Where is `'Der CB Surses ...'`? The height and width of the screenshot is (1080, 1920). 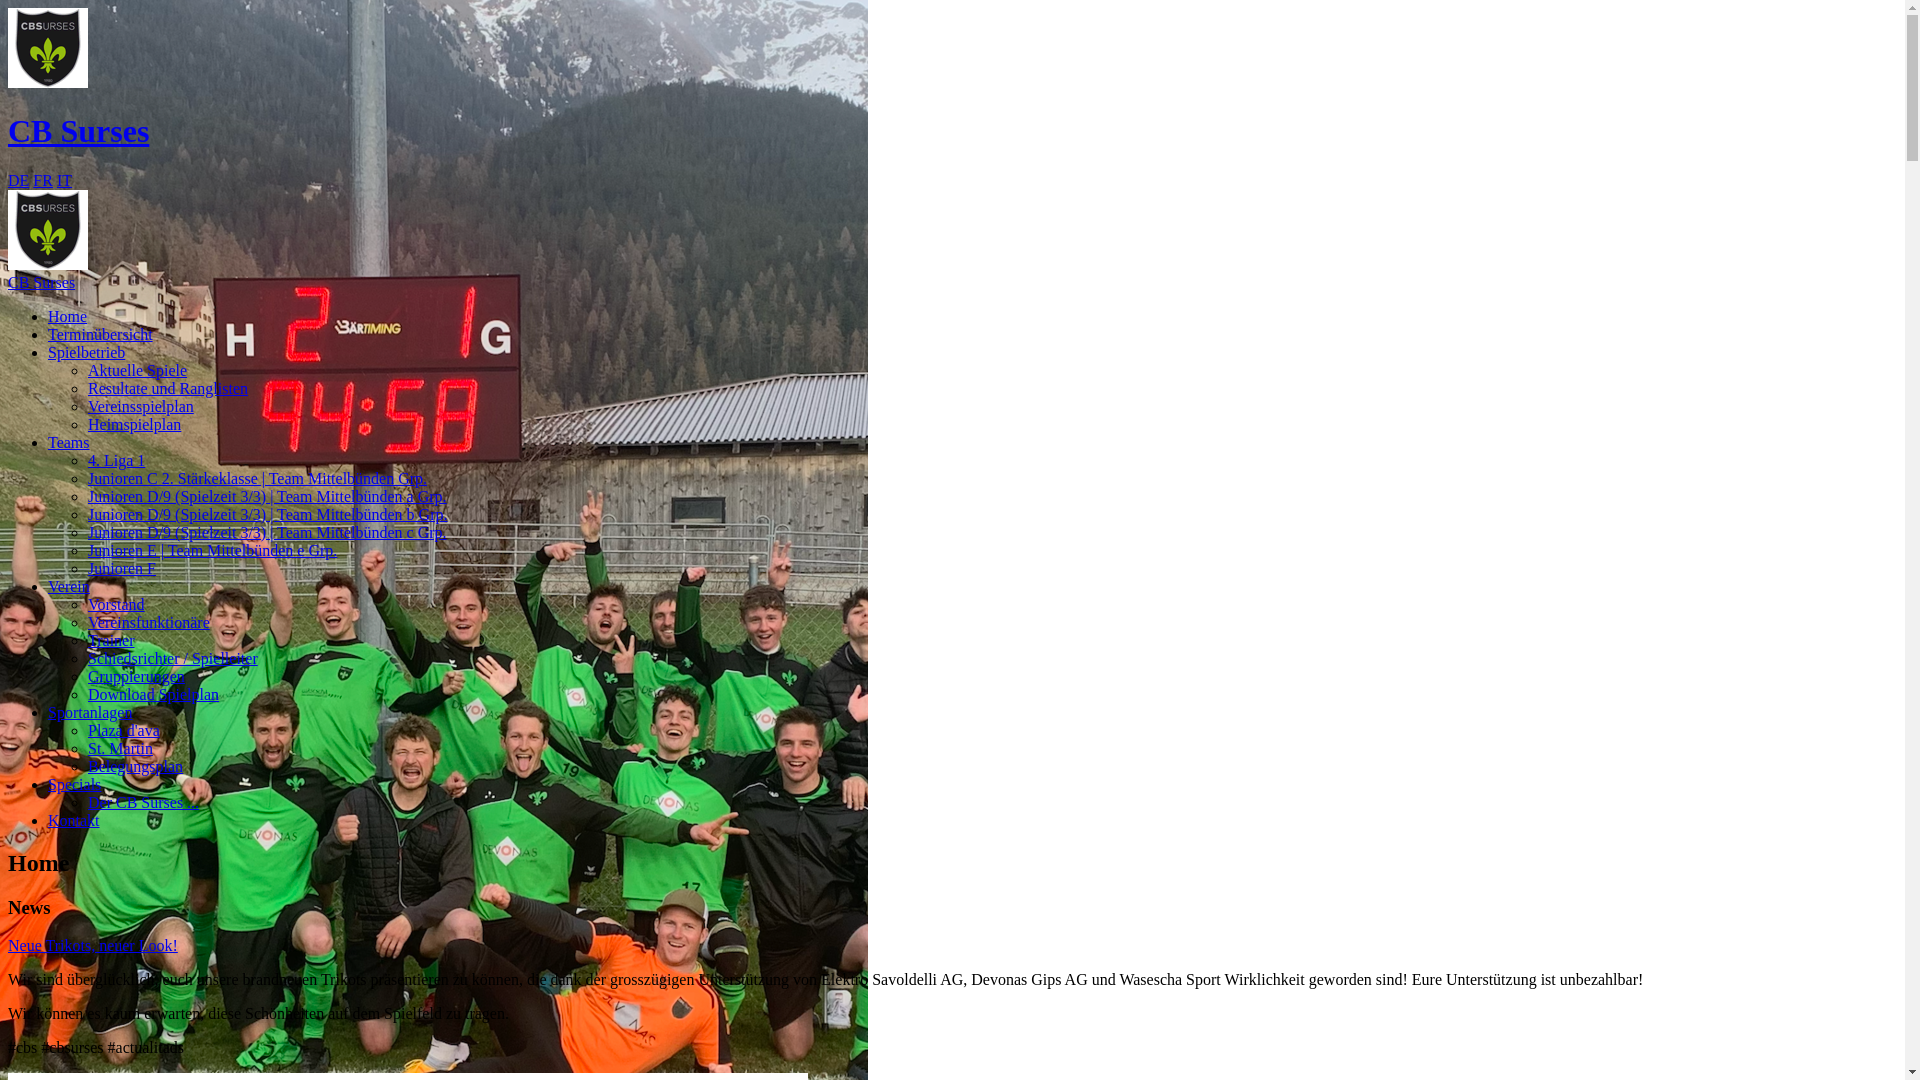 'Der CB Surses ...' is located at coordinates (142, 801).